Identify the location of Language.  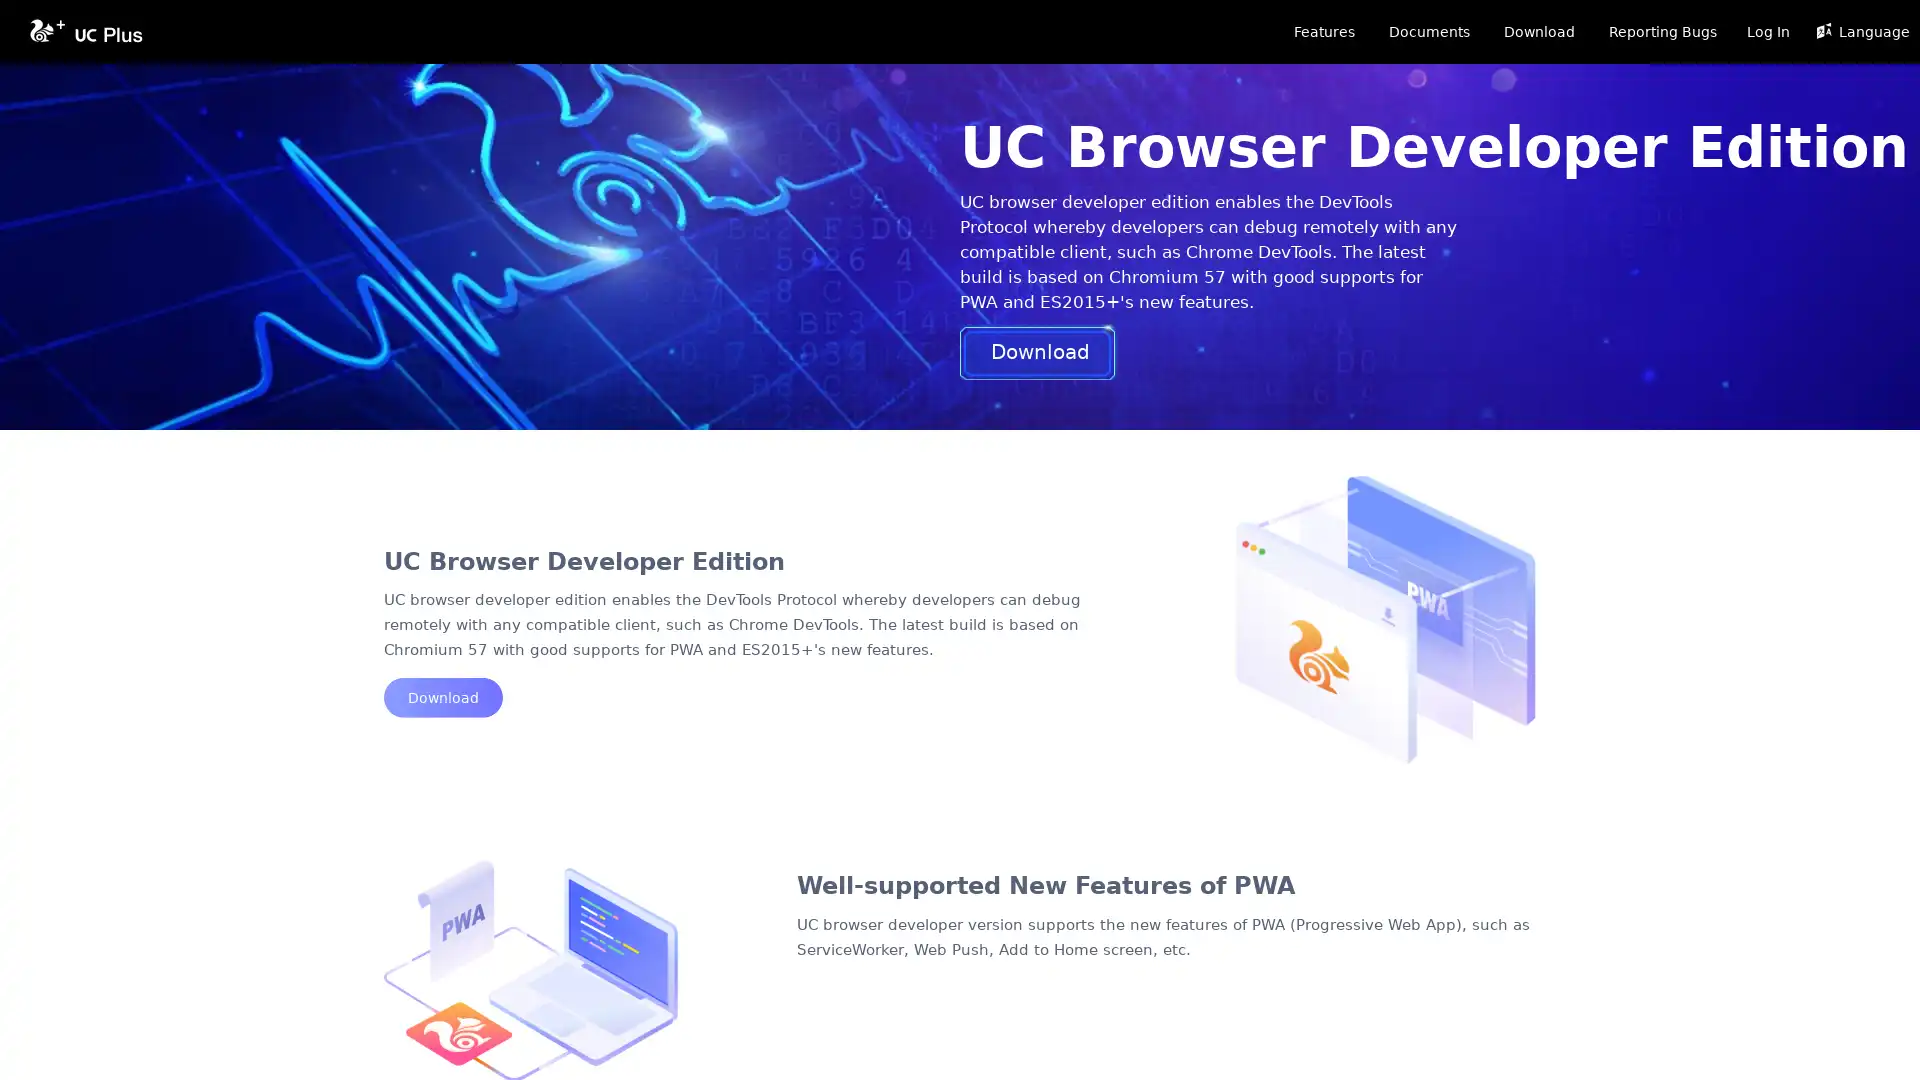
(1861, 31).